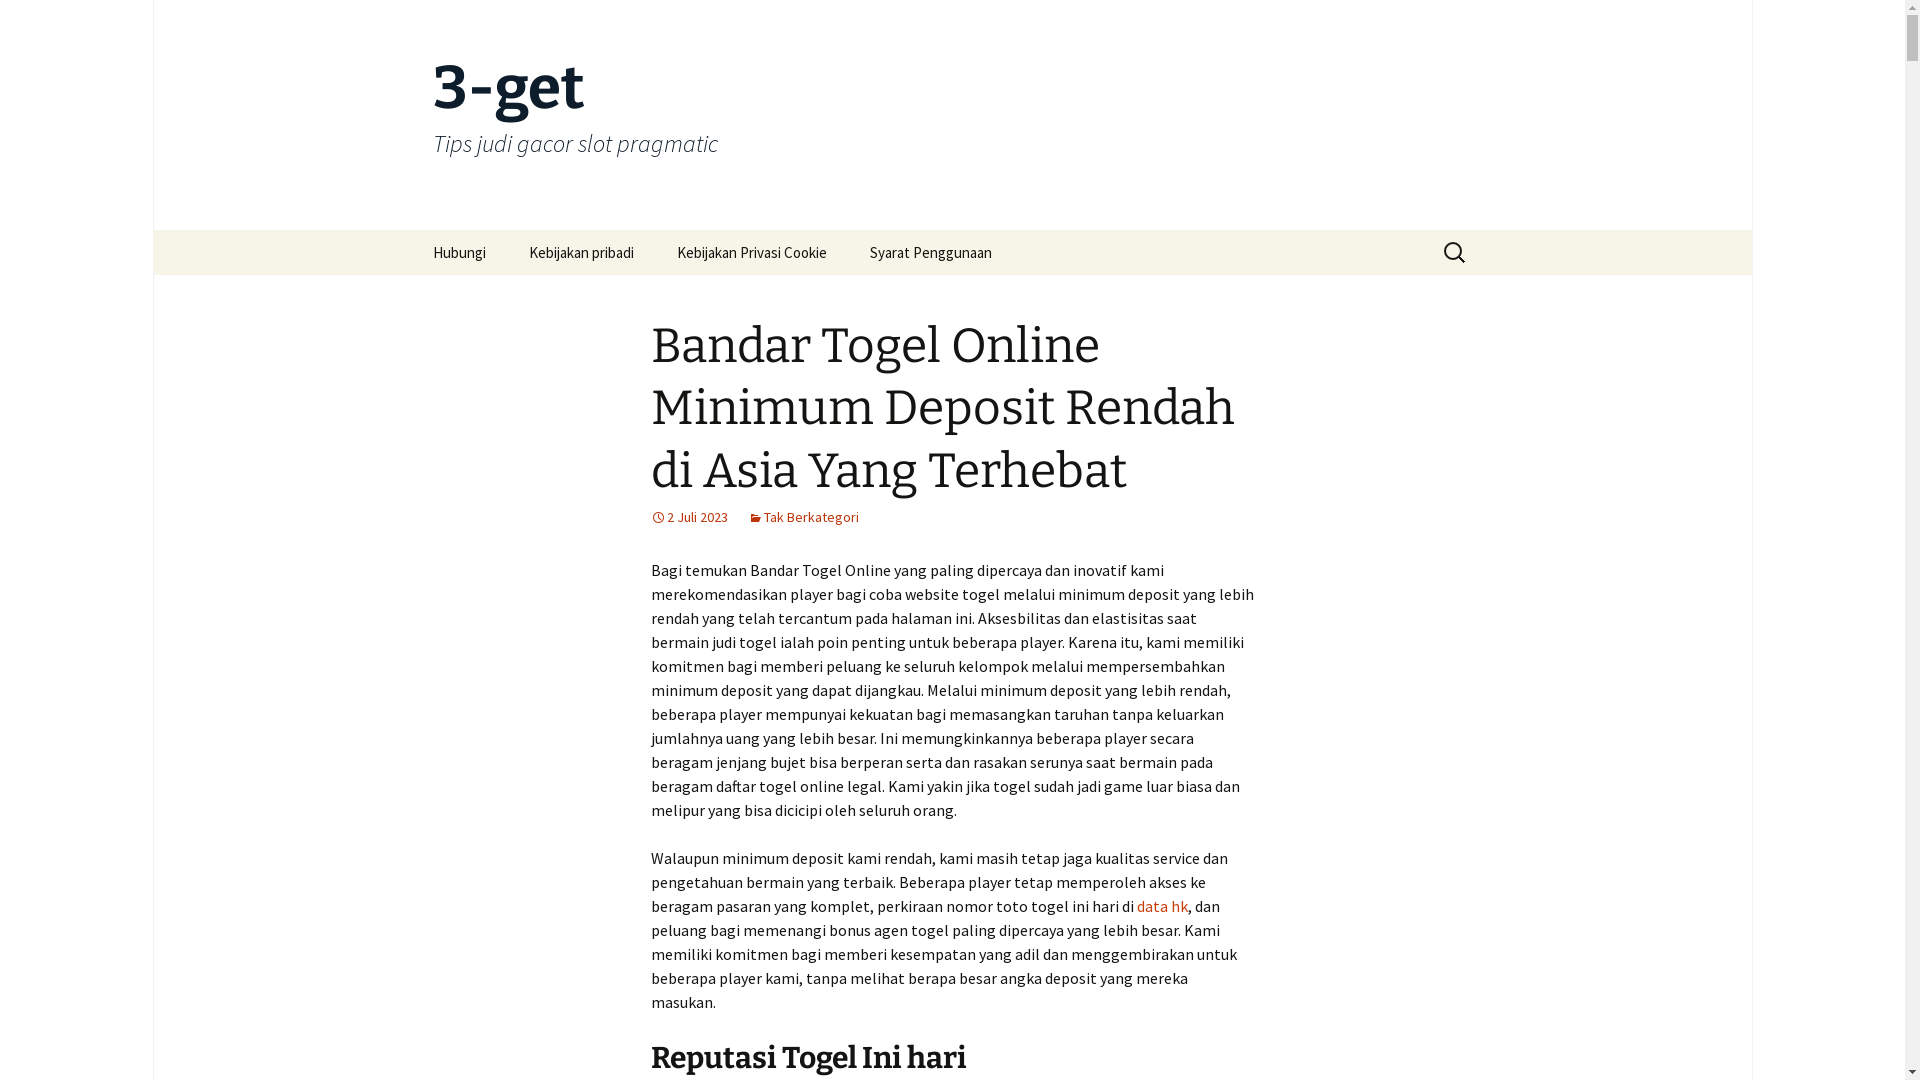 This screenshot has height=1080, width=1920. Describe the element at coordinates (930, 251) in the screenshot. I see `'Syarat Penggunaan'` at that location.